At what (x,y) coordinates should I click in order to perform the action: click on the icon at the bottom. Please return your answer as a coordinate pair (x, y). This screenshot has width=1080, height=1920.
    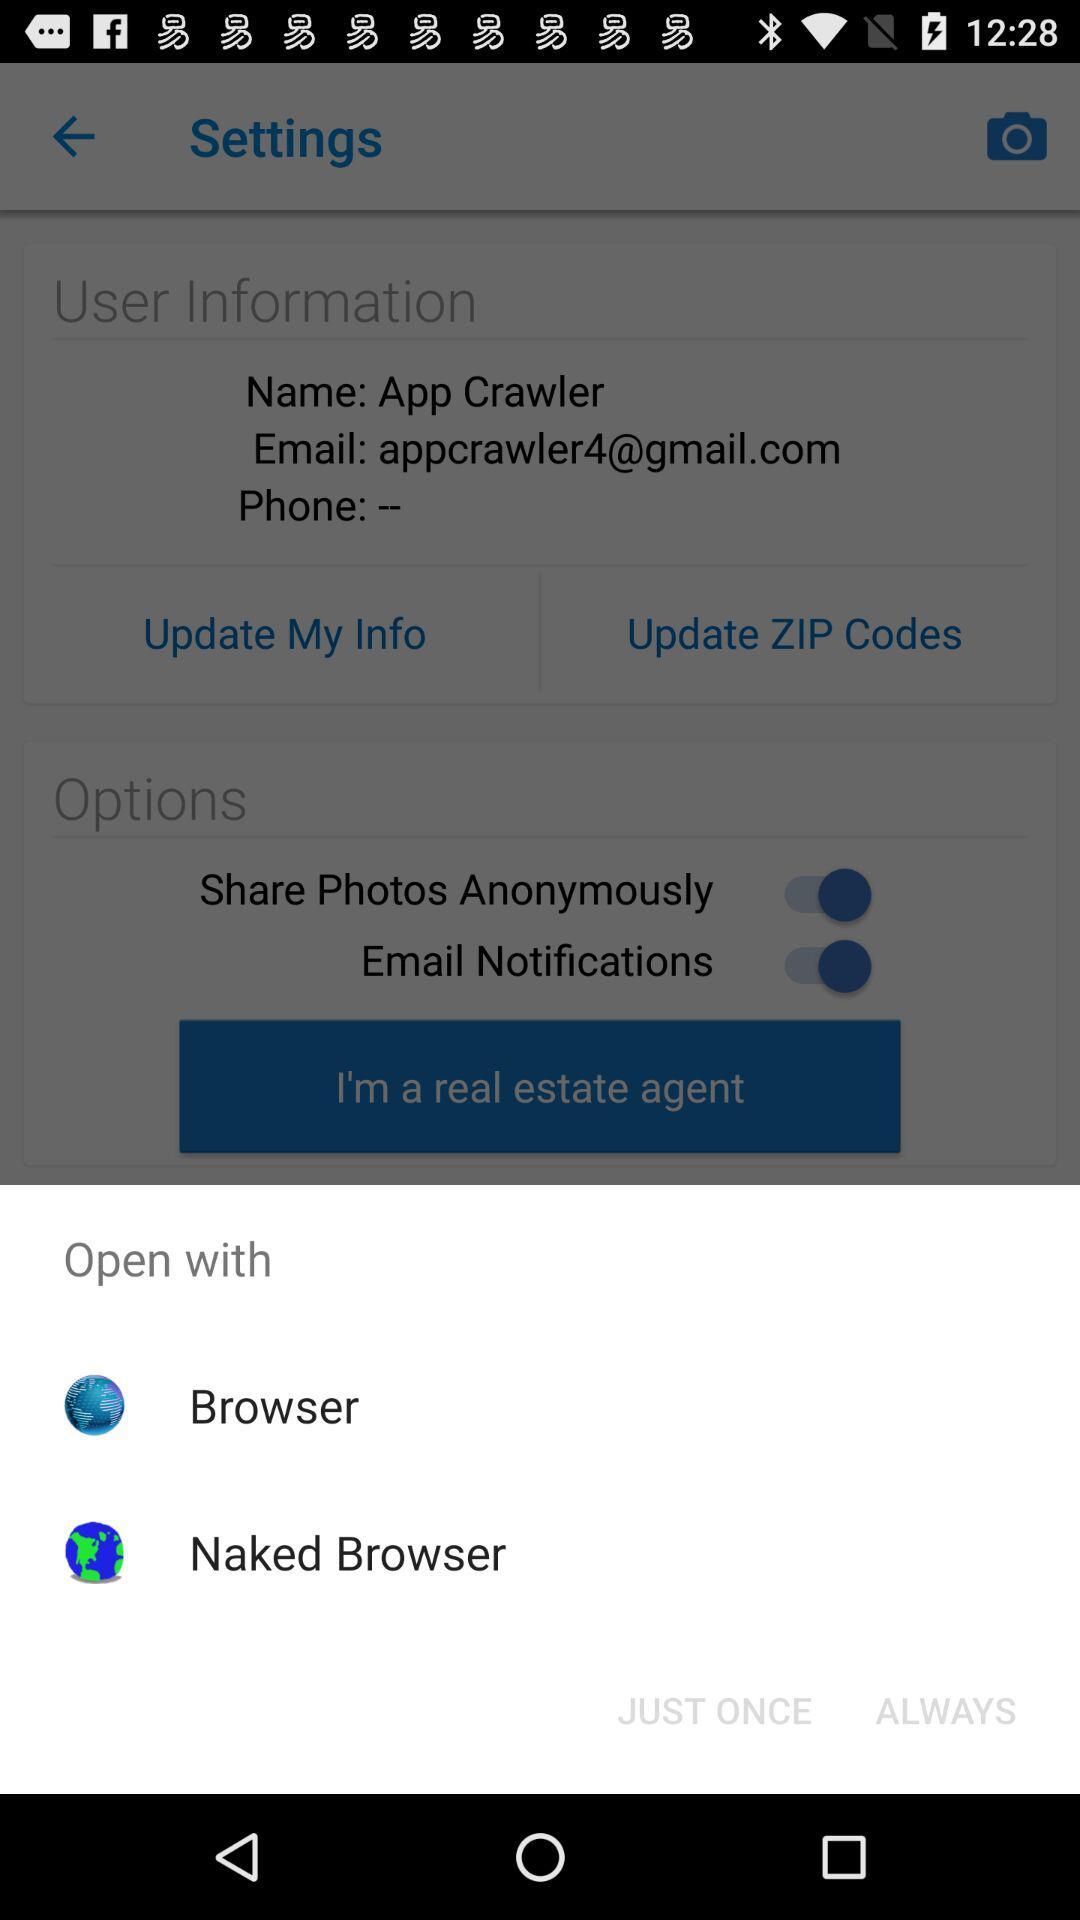
    Looking at the image, I should click on (713, 1708).